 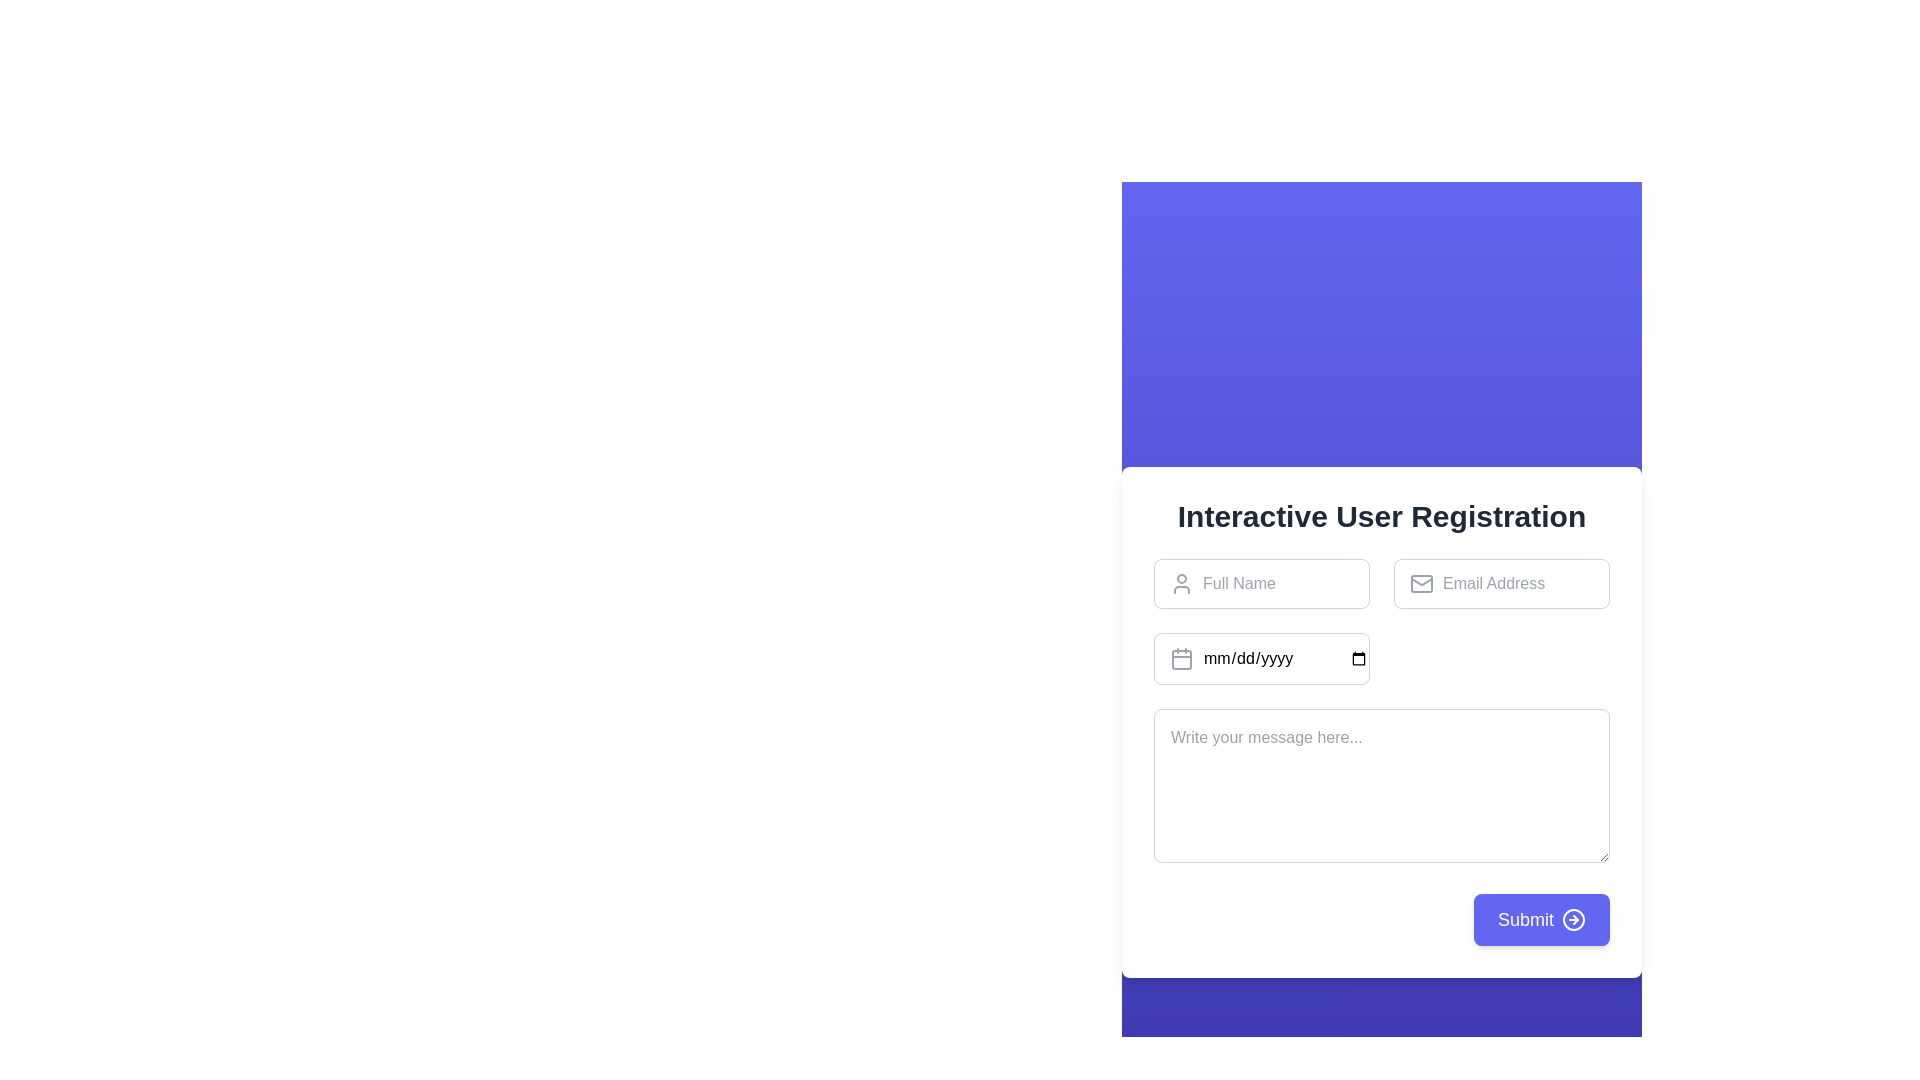 What do you see at coordinates (1420, 583) in the screenshot?
I see `the gray outline mail icon, which features a rectangular envelope shape with a triangular flap, located to the left of the email address input field` at bounding box center [1420, 583].